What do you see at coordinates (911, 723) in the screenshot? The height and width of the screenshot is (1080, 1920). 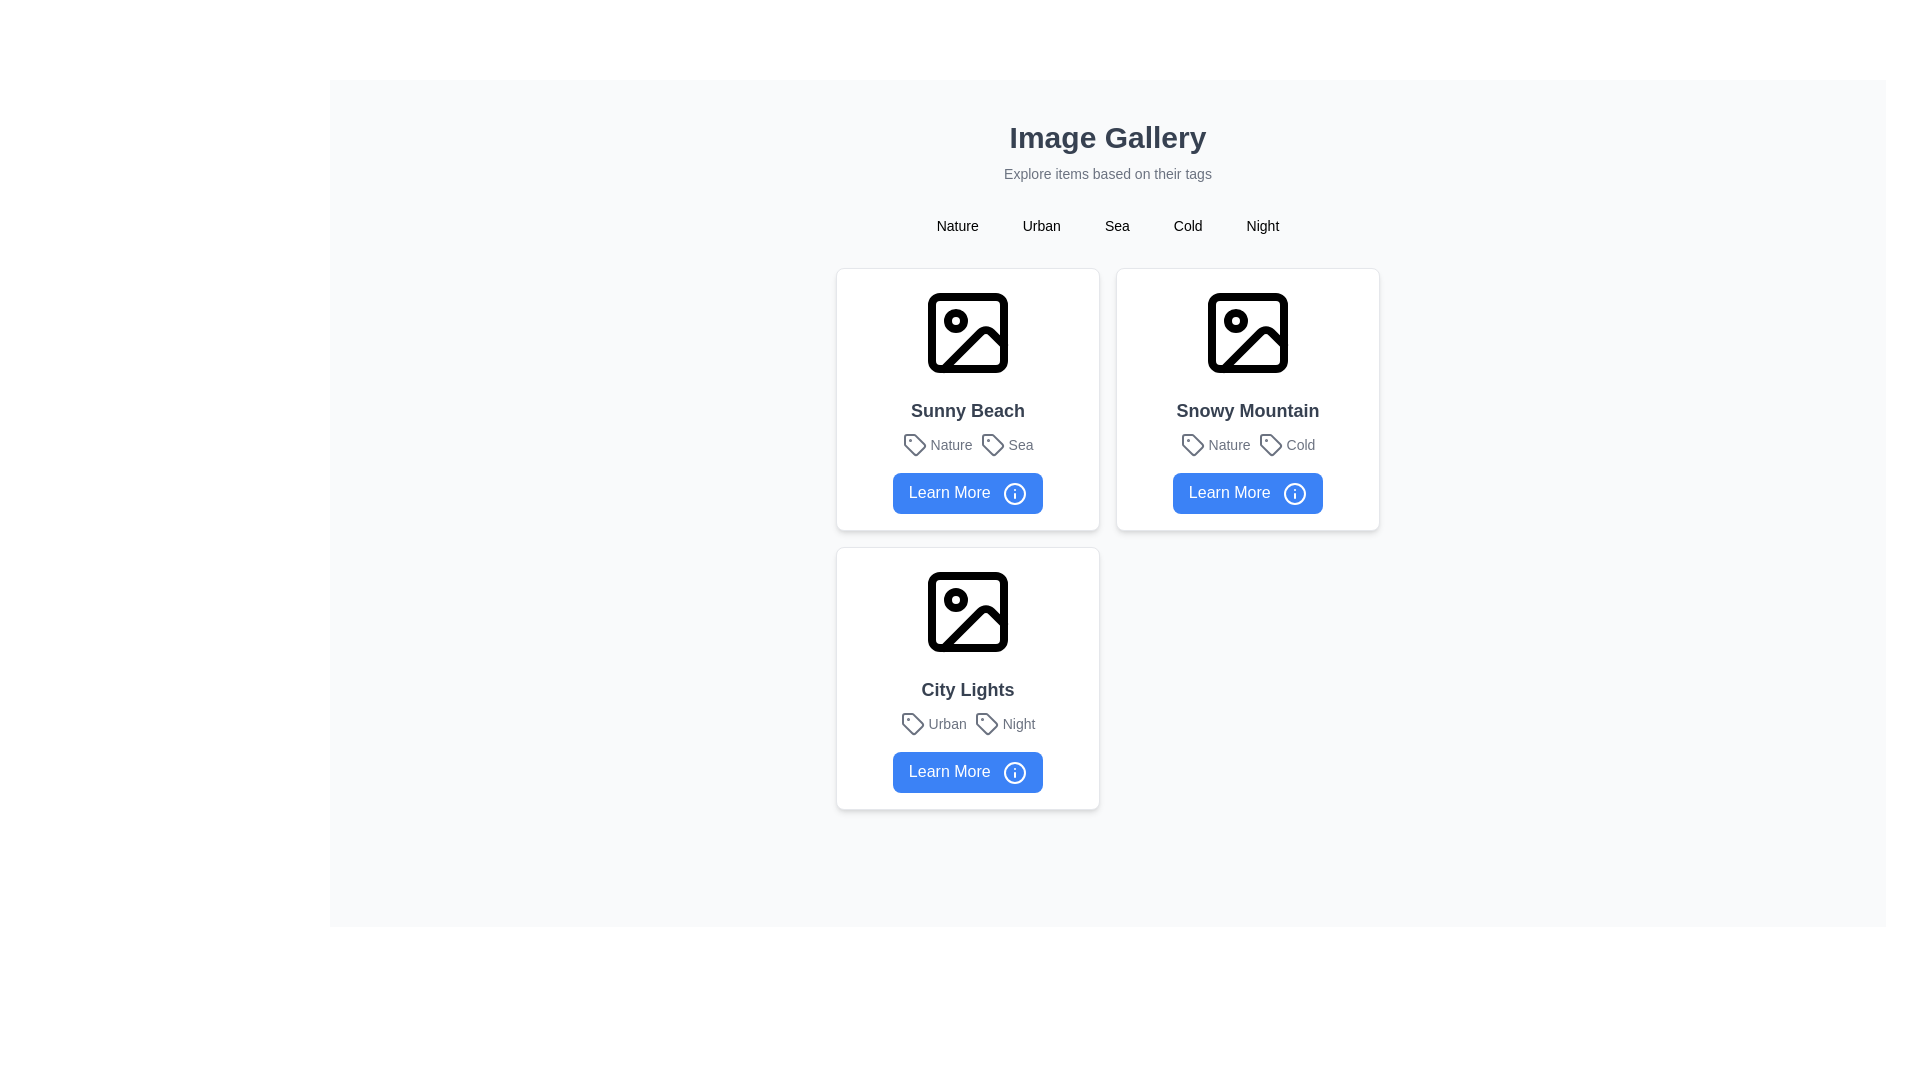 I see `the icon that visually signifies the text 'Urban', which is located to the left of the 'Urban' text under the 'City Lights' card in the third row of the main grid layout` at bounding box center [911, 723].